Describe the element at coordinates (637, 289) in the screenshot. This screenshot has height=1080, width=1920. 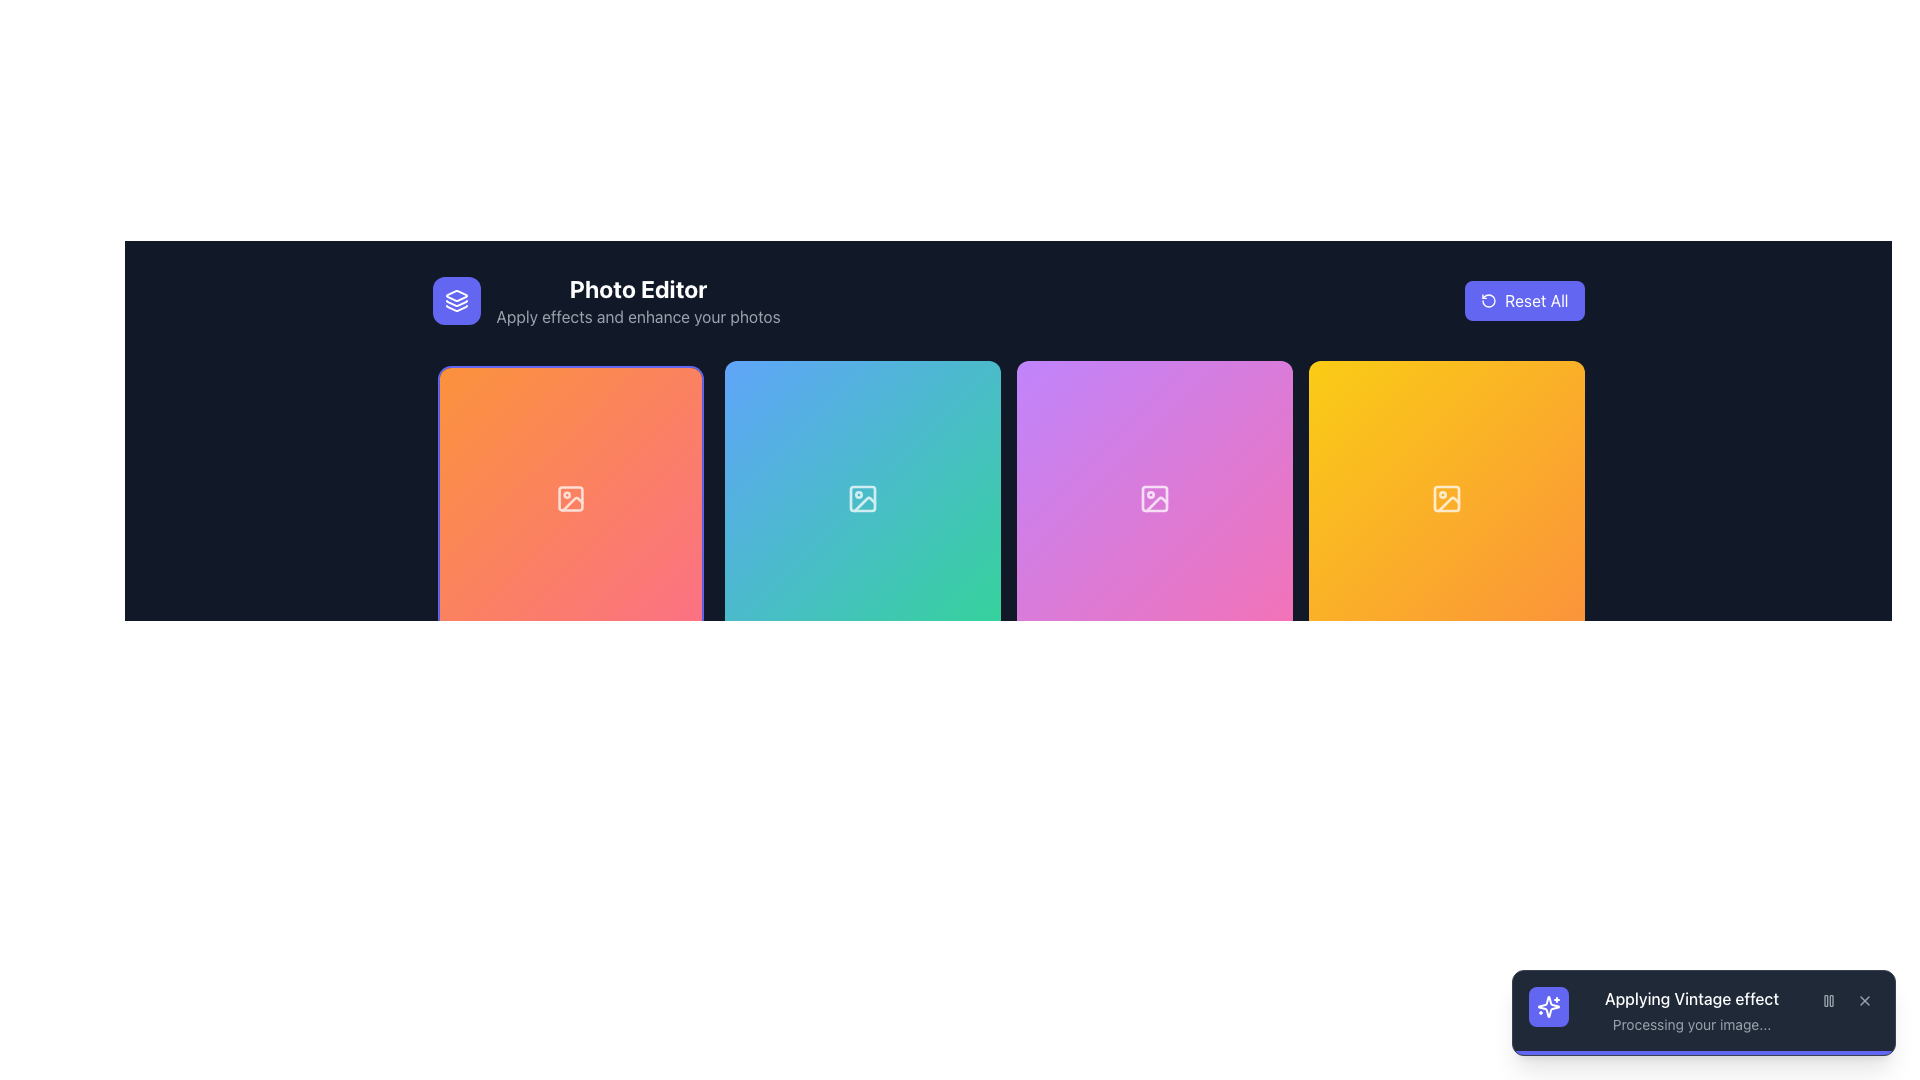
I see `text from the 'Photo Editor' label, which is a bold, white text label displayed in a large font size on a dark background, centrally located in the interface` at that location.